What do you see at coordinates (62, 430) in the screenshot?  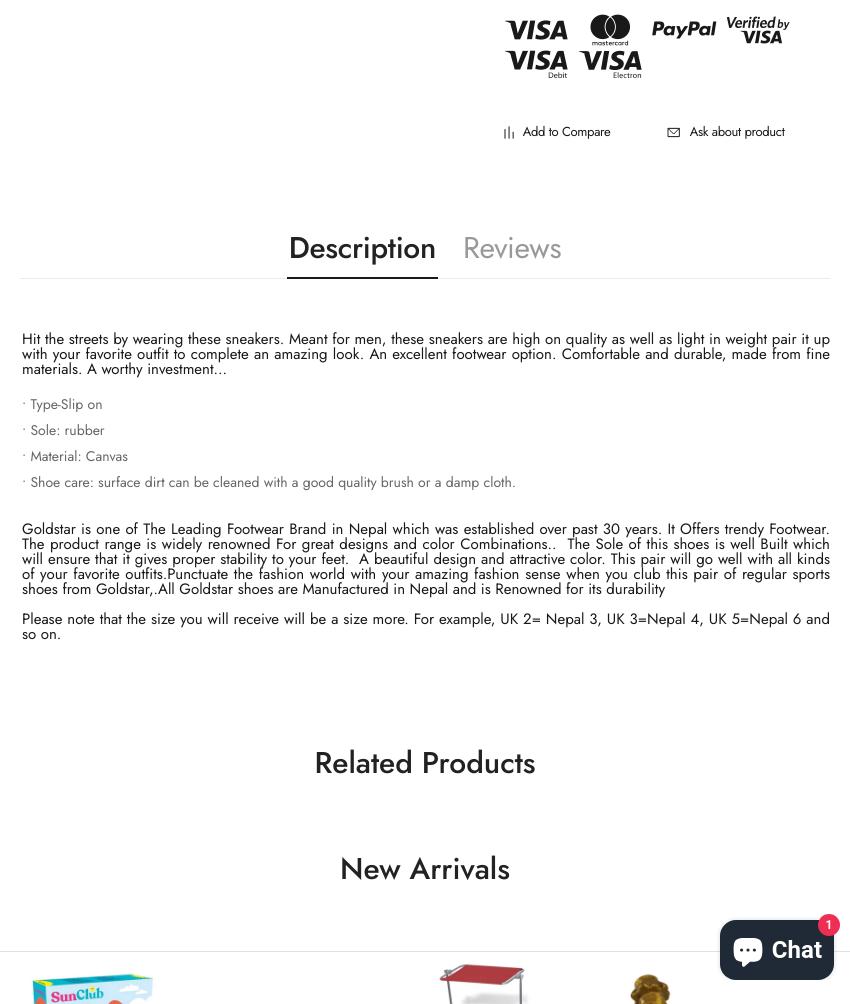 I see `'• Sole: rubber'` at bounding box center [62, 430].